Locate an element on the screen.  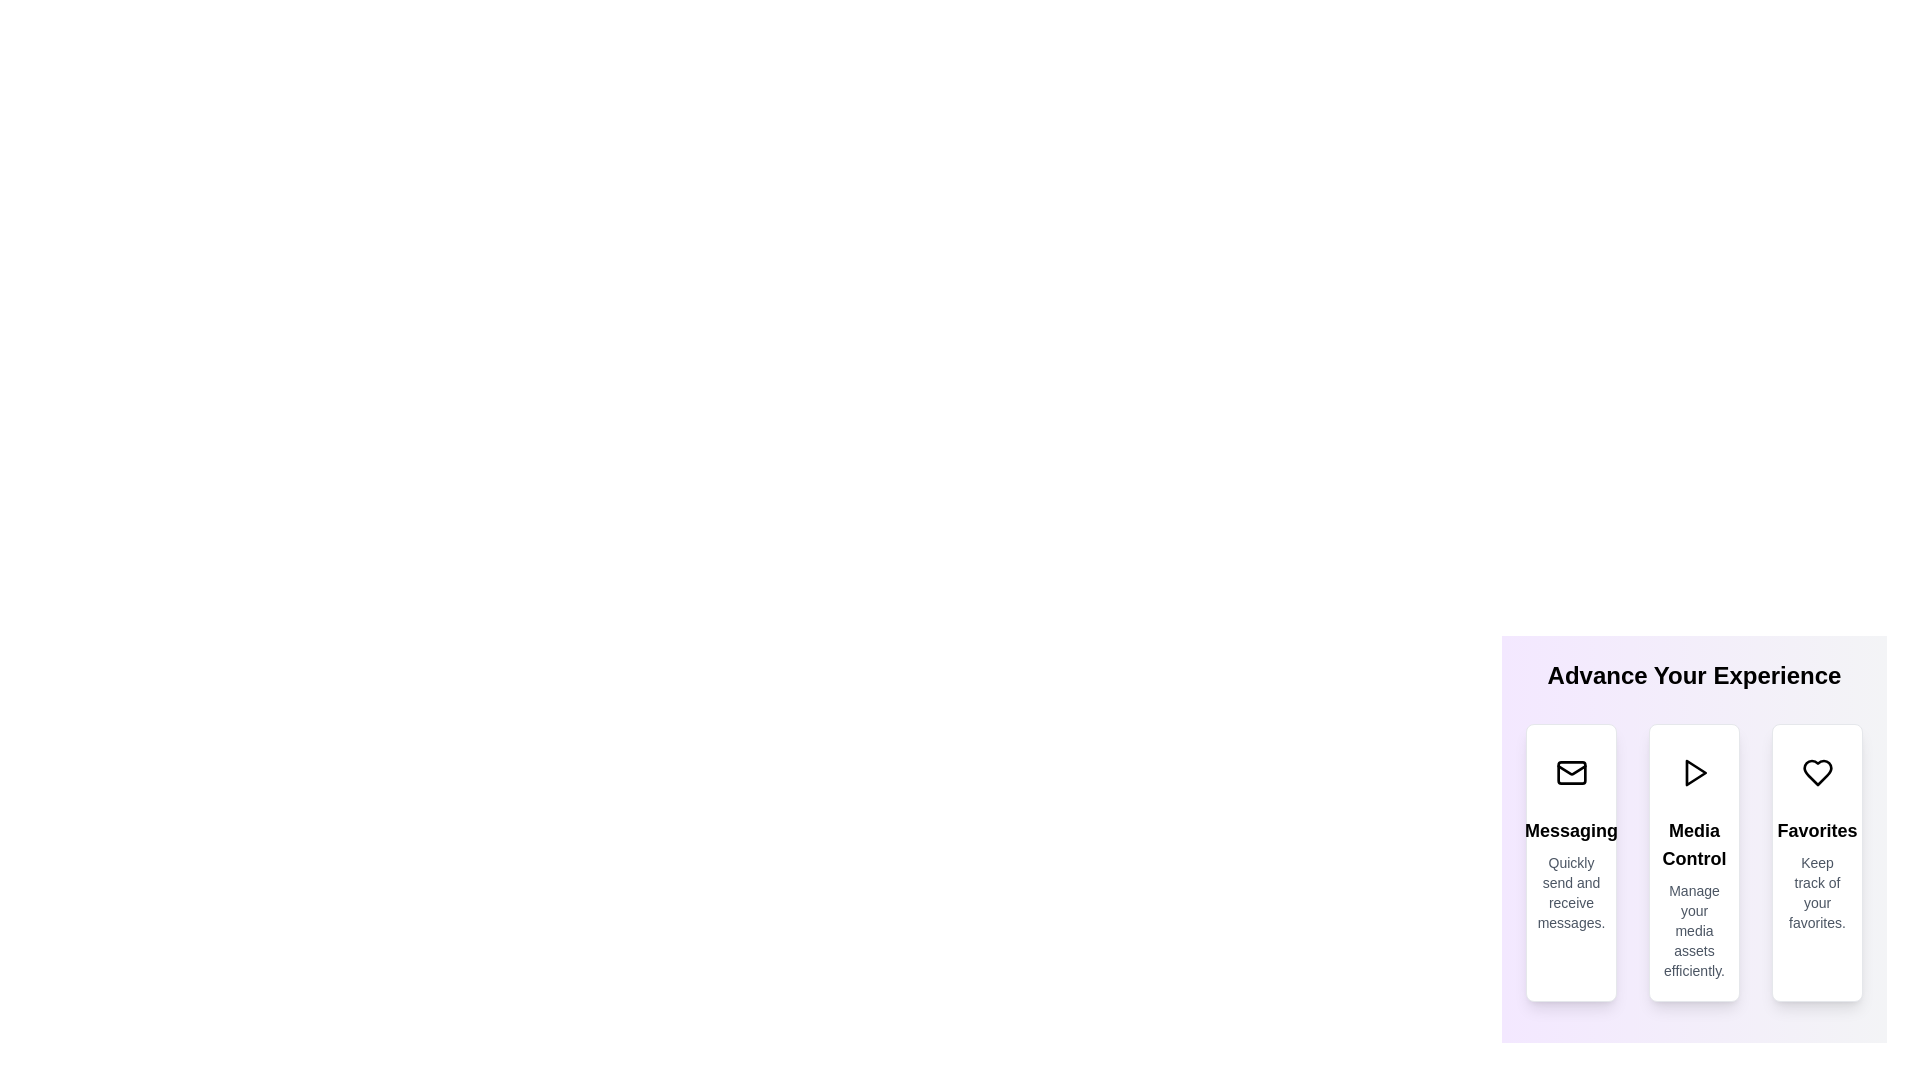
text label 'Favorites' which is styled with bold black text and located centrally within a card at the far-right of a three-card layout is located at coordinates (1817, 830).